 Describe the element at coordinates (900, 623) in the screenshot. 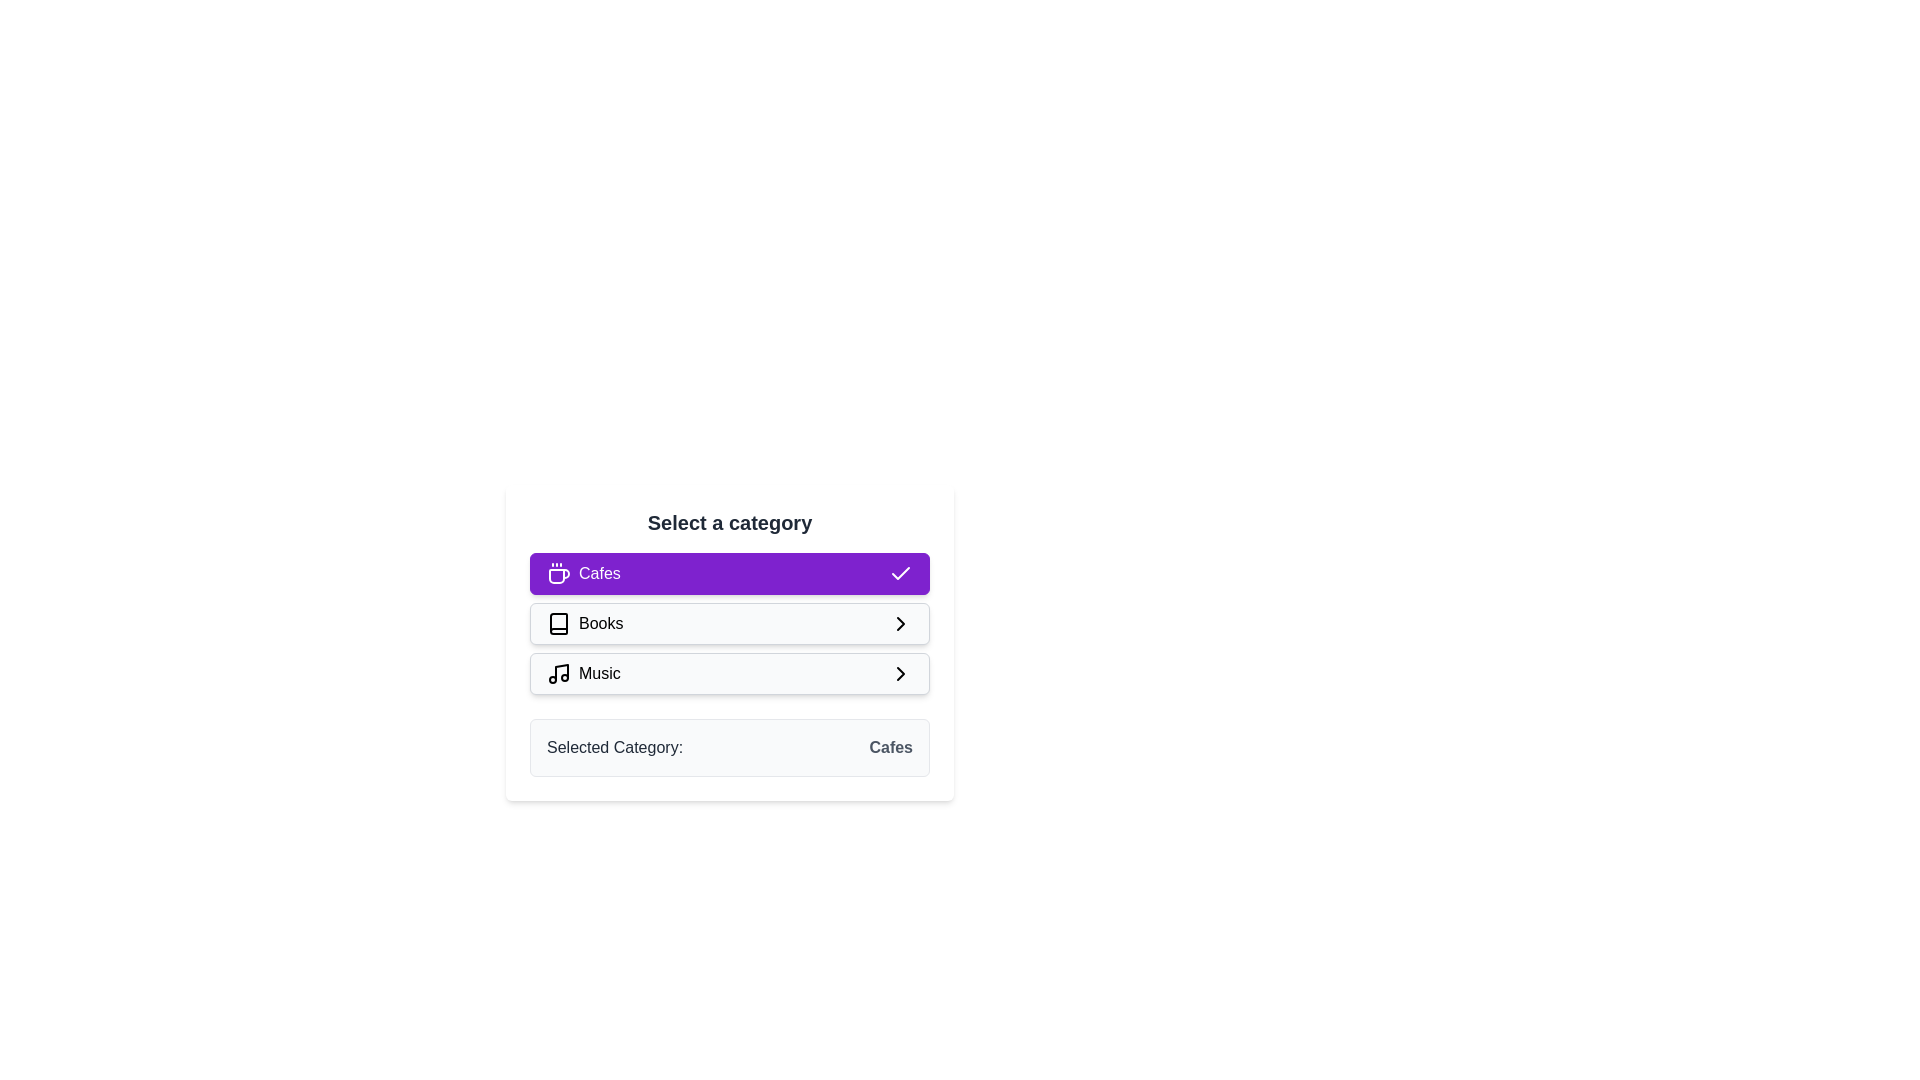

I see `the navigation icon located at the far-right of the 'Books' selection row` at that location.